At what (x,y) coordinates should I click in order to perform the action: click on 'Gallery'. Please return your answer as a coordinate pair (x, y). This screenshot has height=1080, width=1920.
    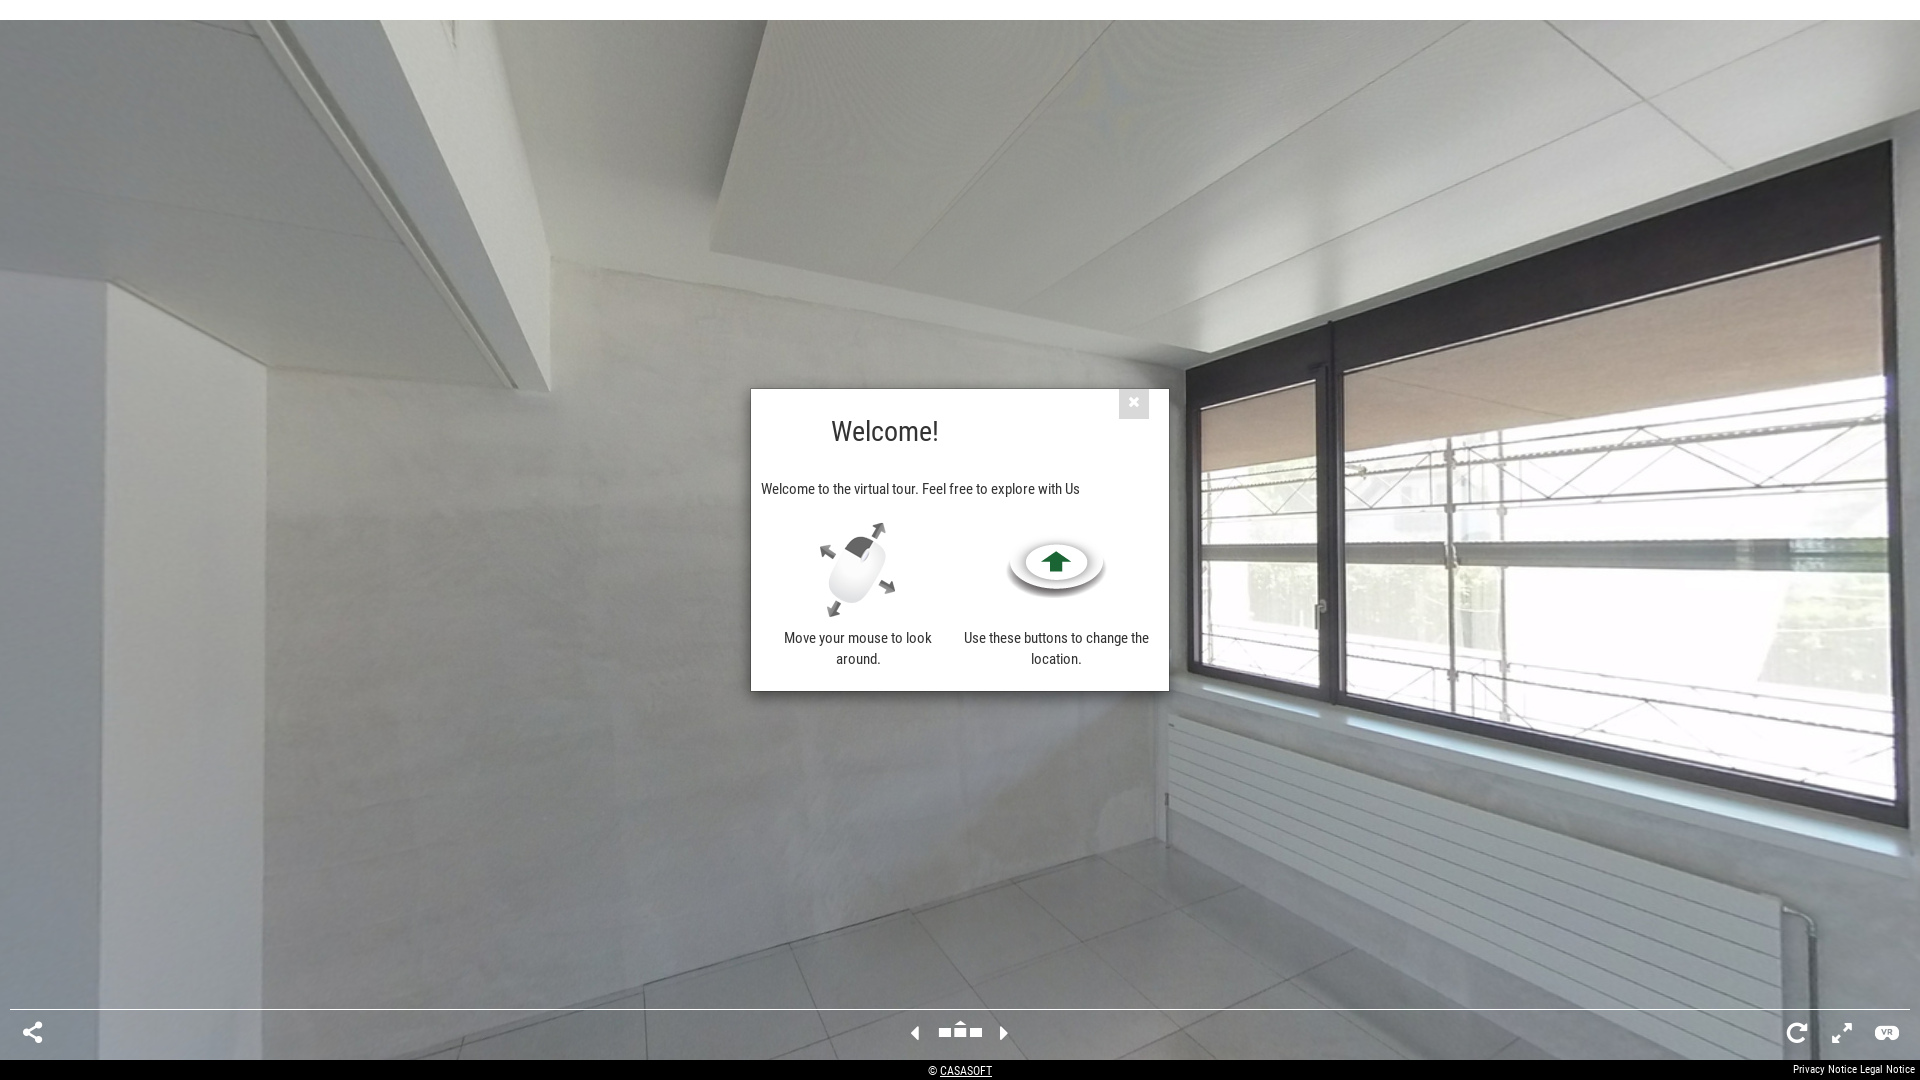
    Looking at the image, I should click on (960, 1033).